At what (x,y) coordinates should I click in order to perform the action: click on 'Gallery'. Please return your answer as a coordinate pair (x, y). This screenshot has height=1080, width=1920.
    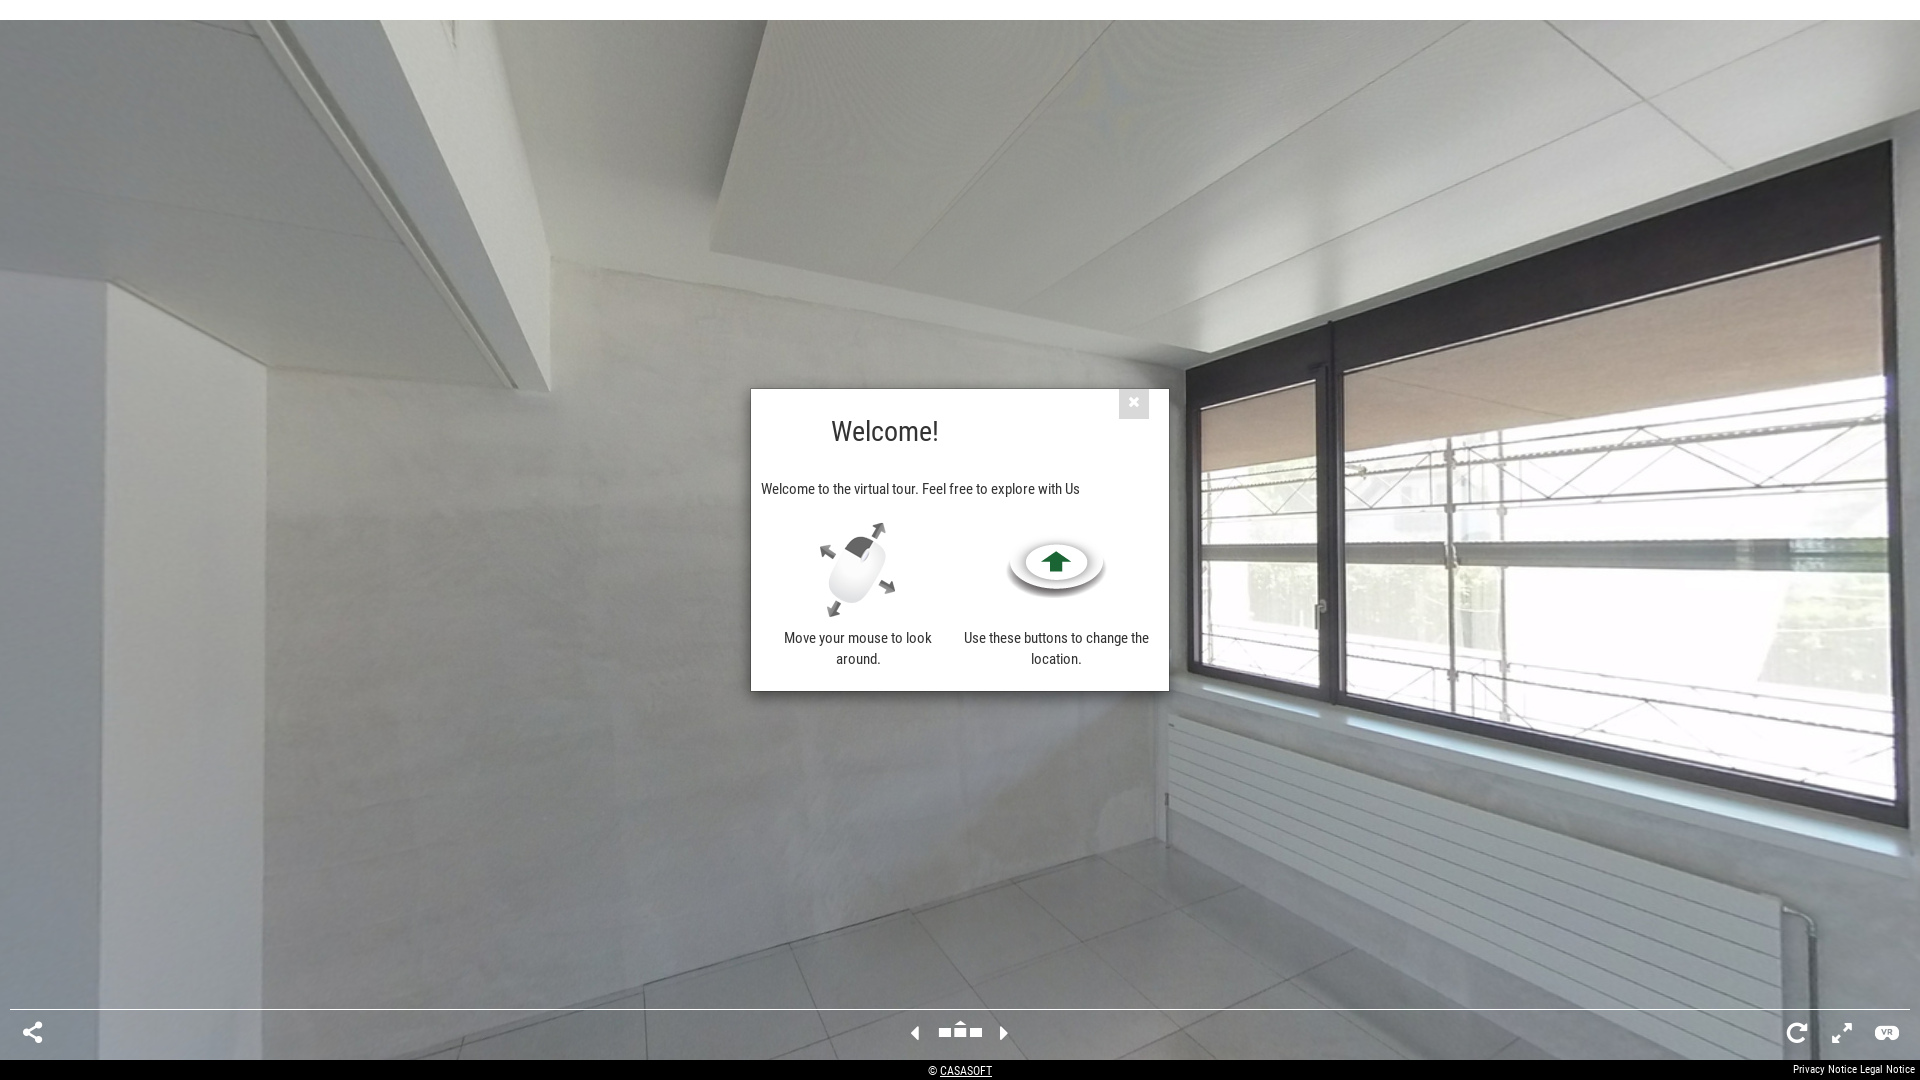
    Looking at the image, I should click on (960, 1033).